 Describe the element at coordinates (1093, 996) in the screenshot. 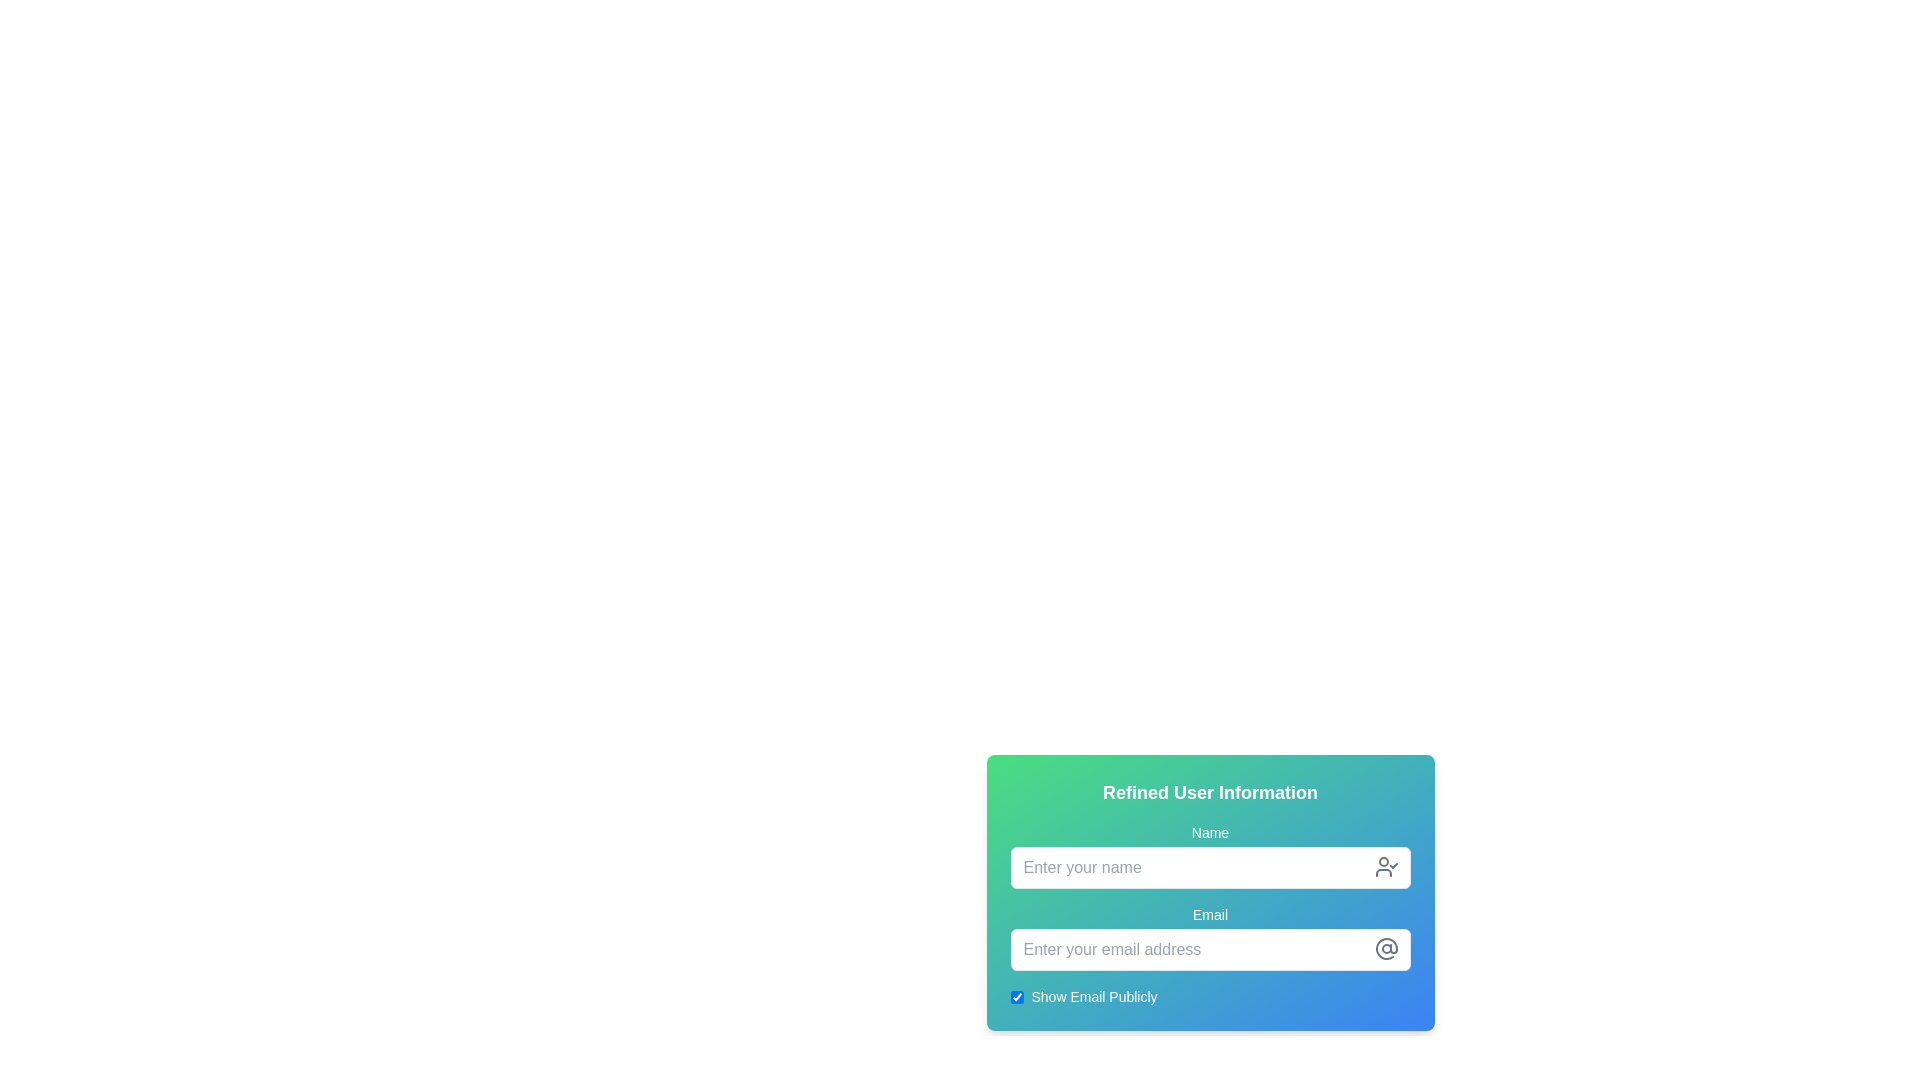

I see `the label reading 'Show Email Publicly' which is styled with white text on a gradient background, positioned next to a checkbox at the bottom of the form` at that location.